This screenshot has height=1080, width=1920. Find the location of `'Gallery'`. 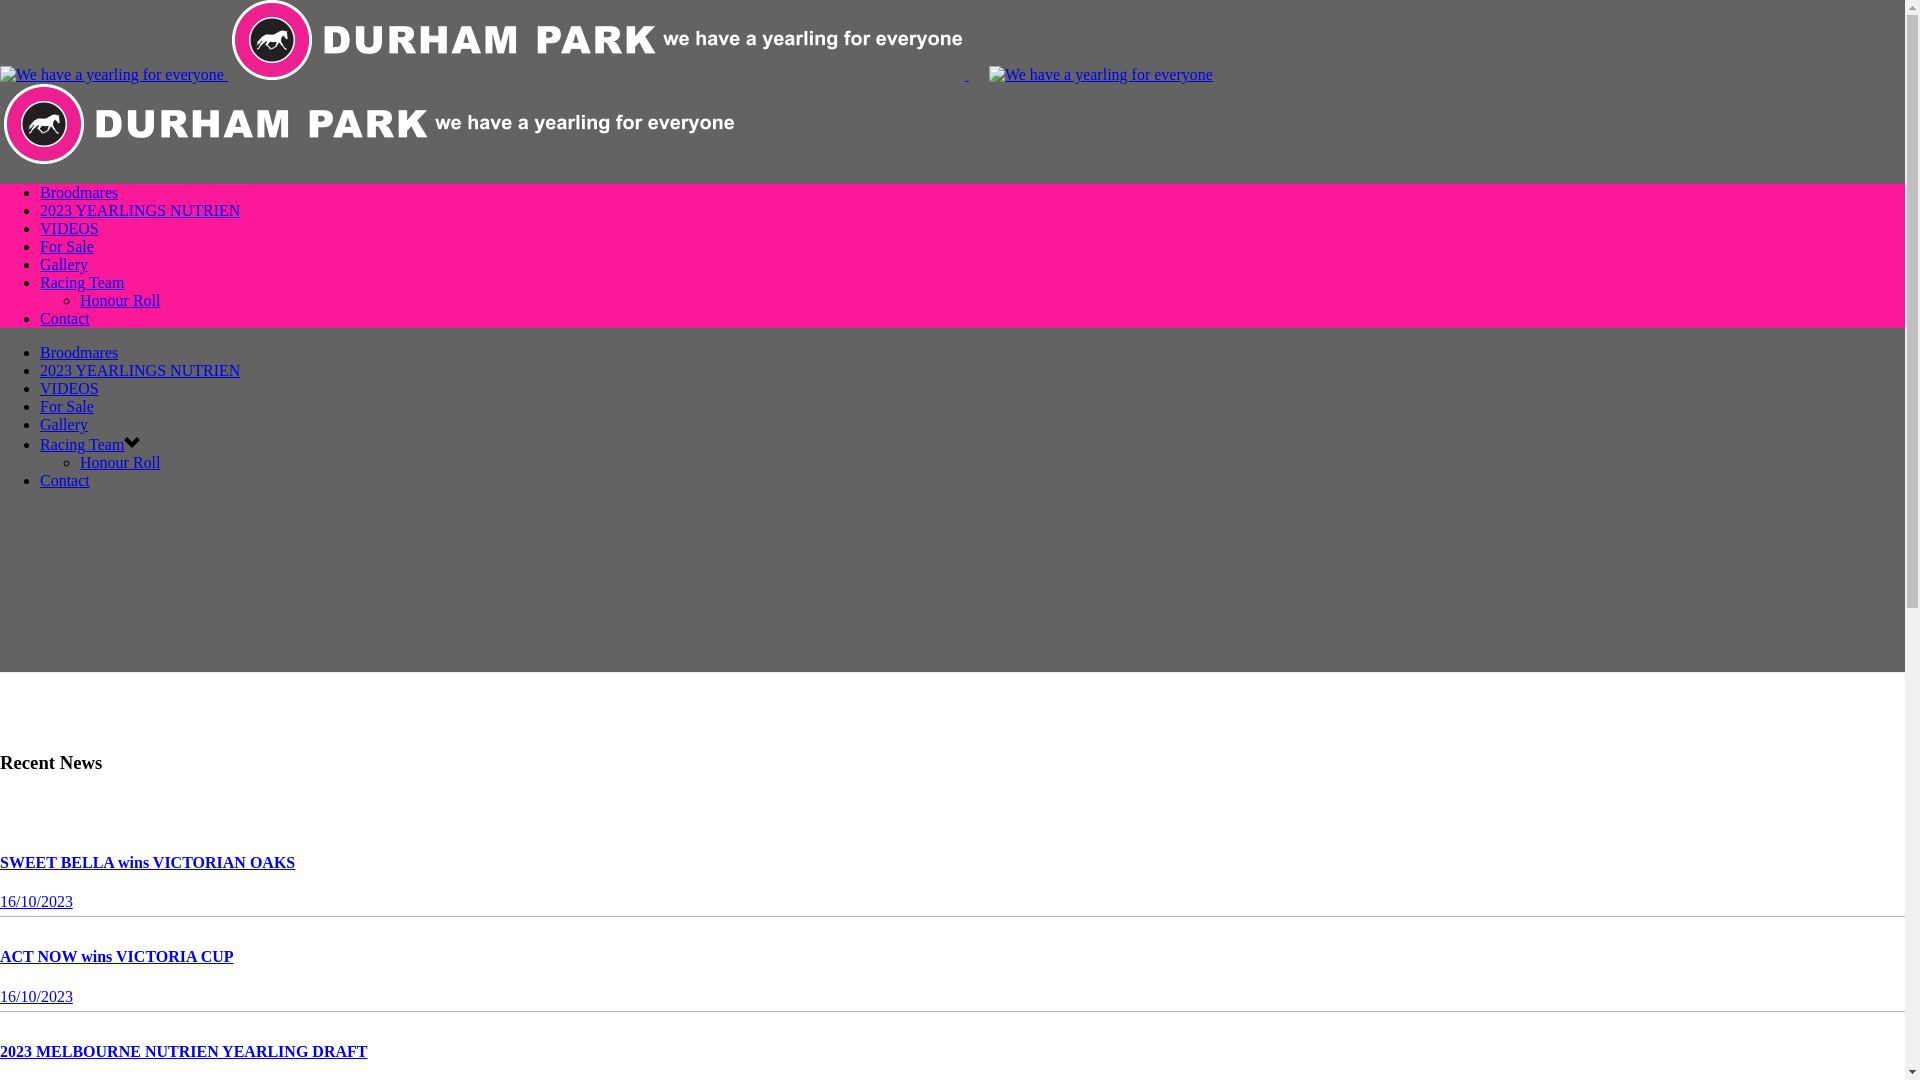

'Gallery' is located at coordinates (63, 263).